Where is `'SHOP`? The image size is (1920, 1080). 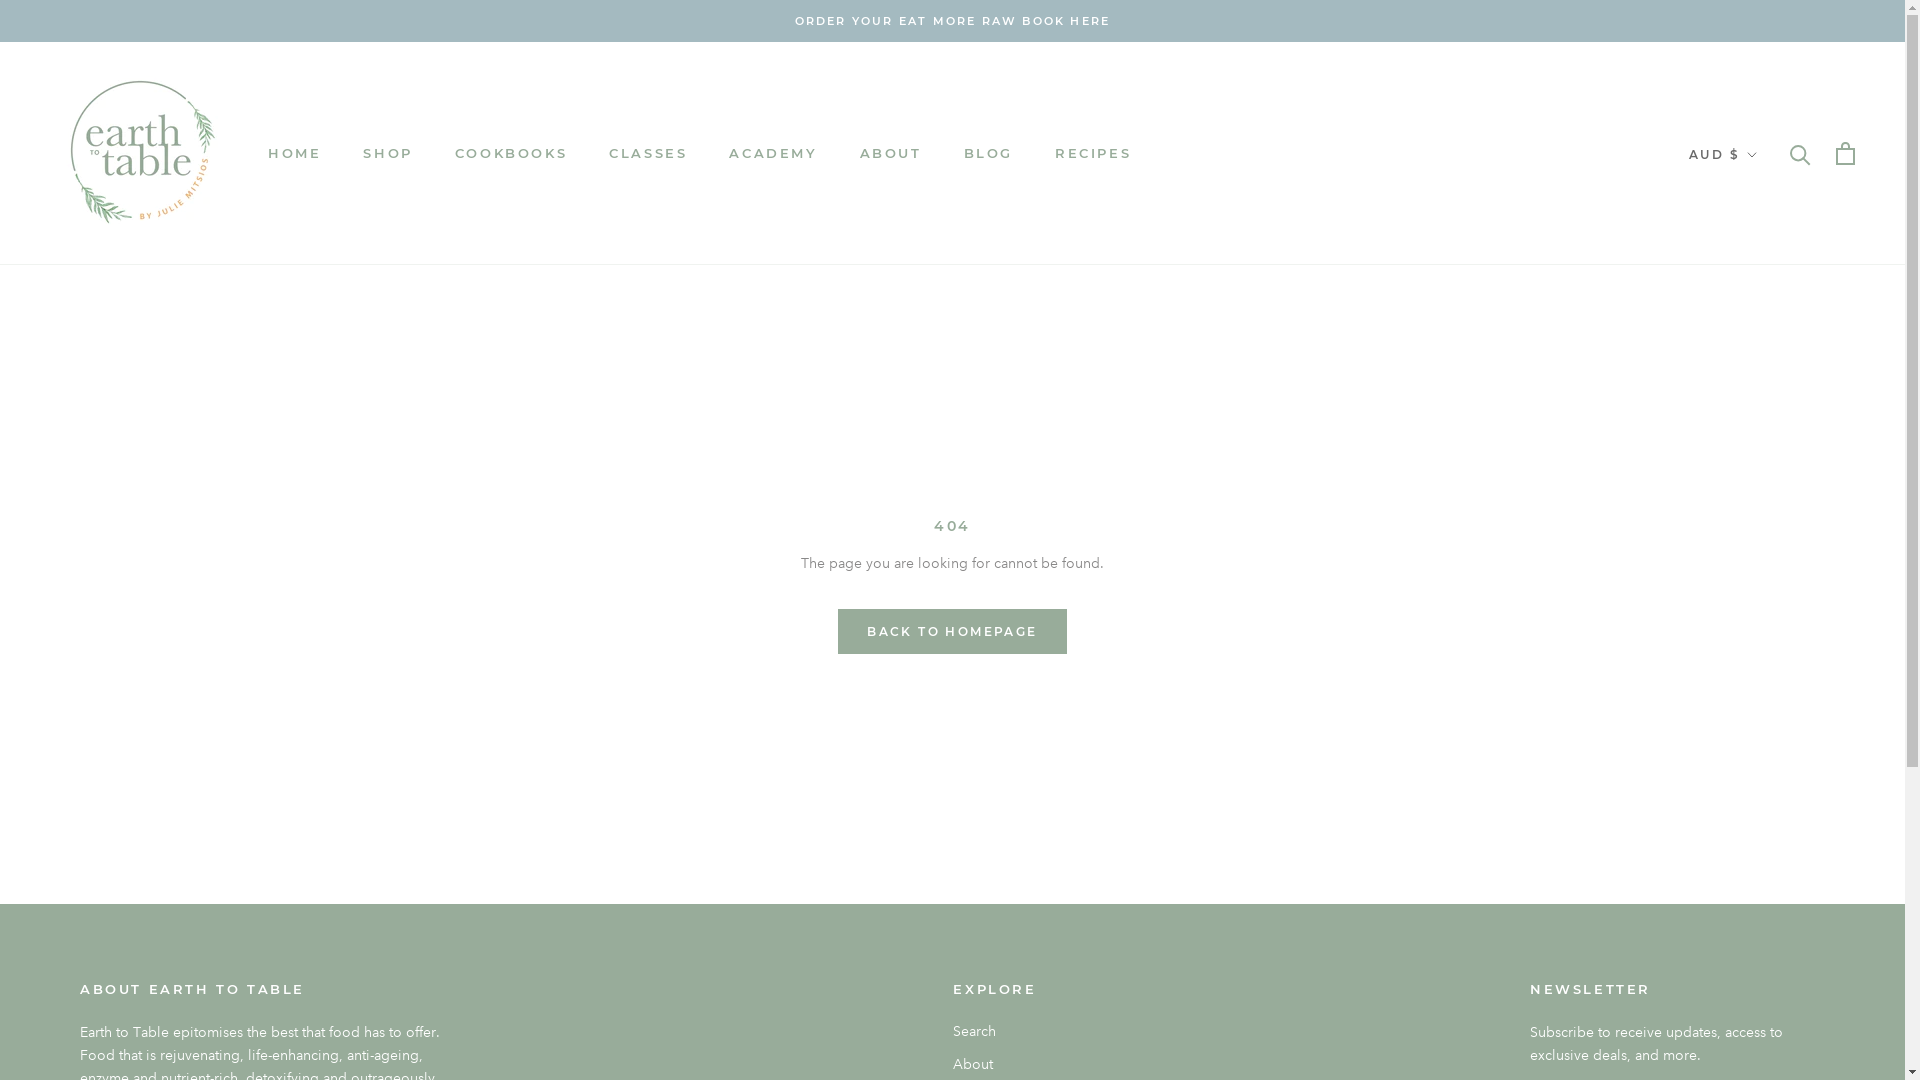 'SHOP is located at coordinates (387, 152).